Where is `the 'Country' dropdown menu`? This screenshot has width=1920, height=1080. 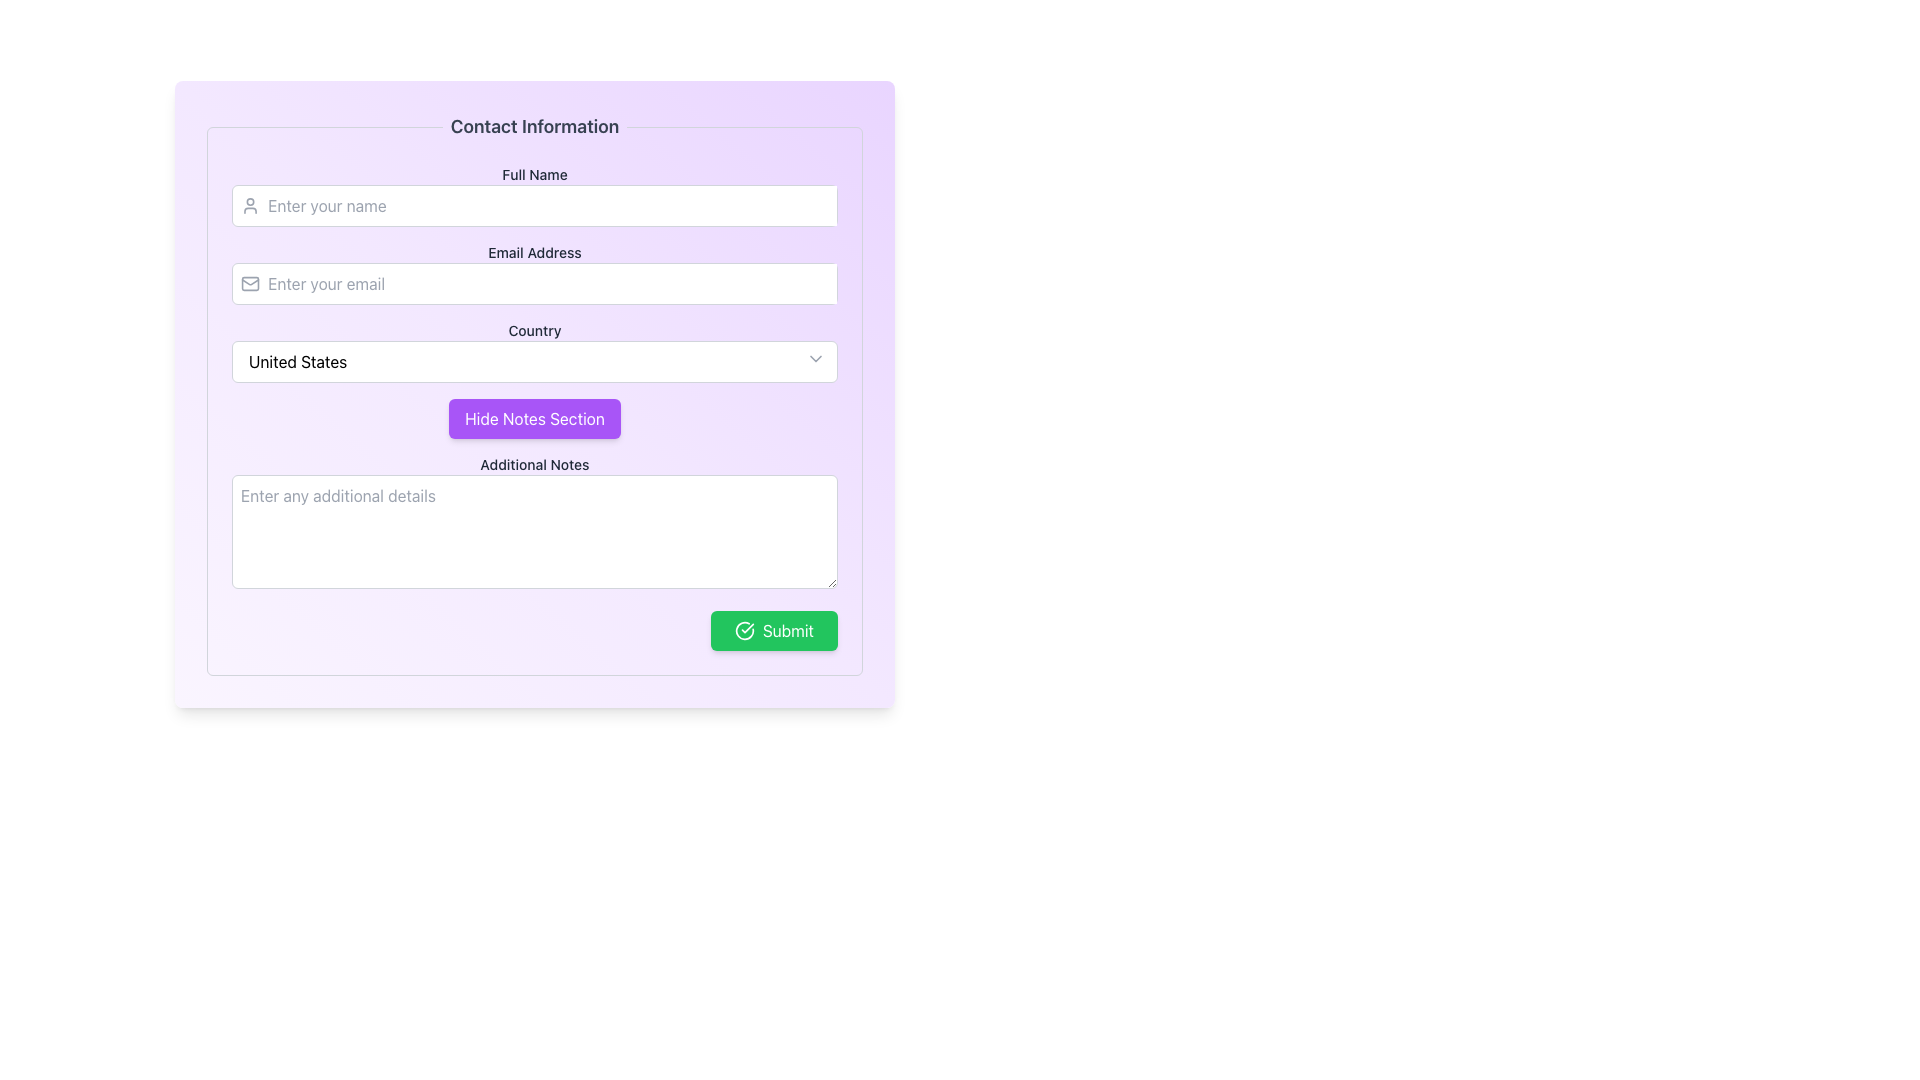
the 'Country' dropdown menu is located at coordinates (534, 350).